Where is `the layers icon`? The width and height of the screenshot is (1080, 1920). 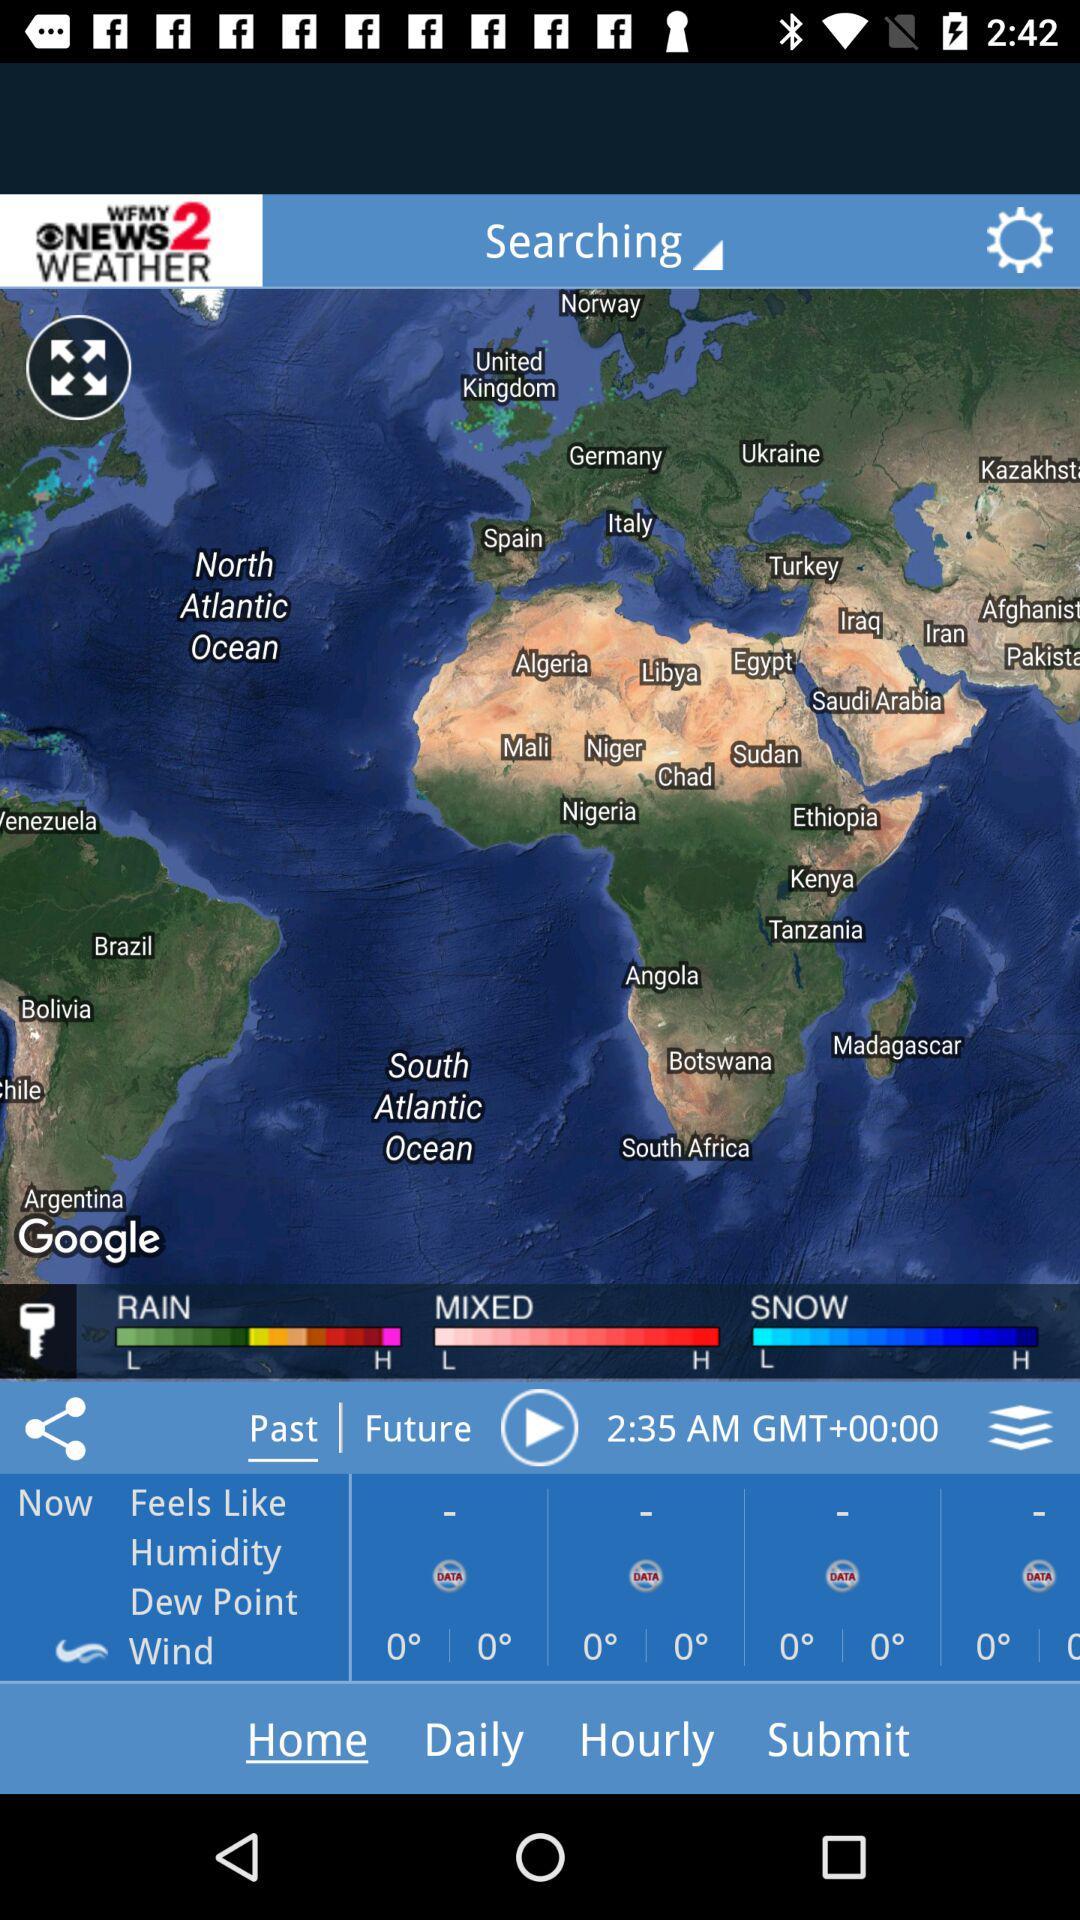
the layers icon is located at coordinates (1020, 1426).